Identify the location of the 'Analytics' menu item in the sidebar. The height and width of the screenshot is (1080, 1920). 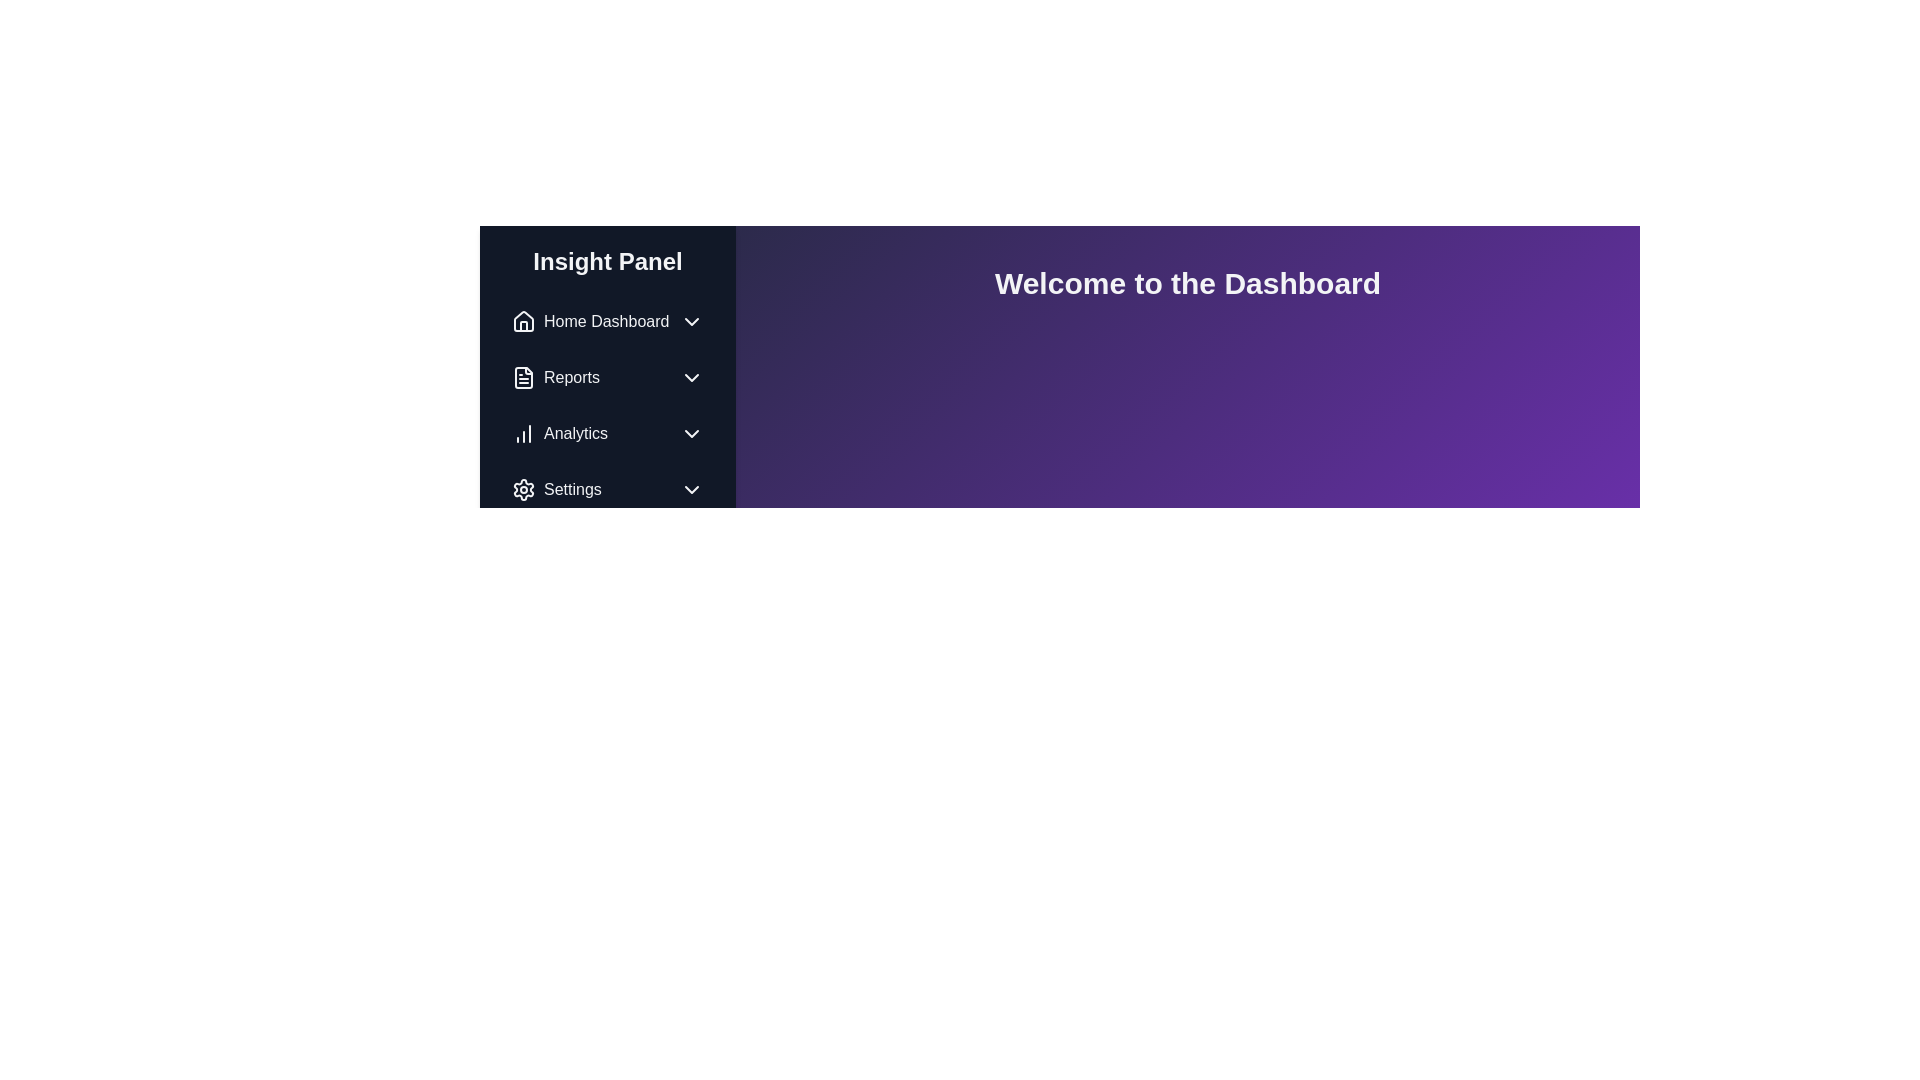
(560, 433).